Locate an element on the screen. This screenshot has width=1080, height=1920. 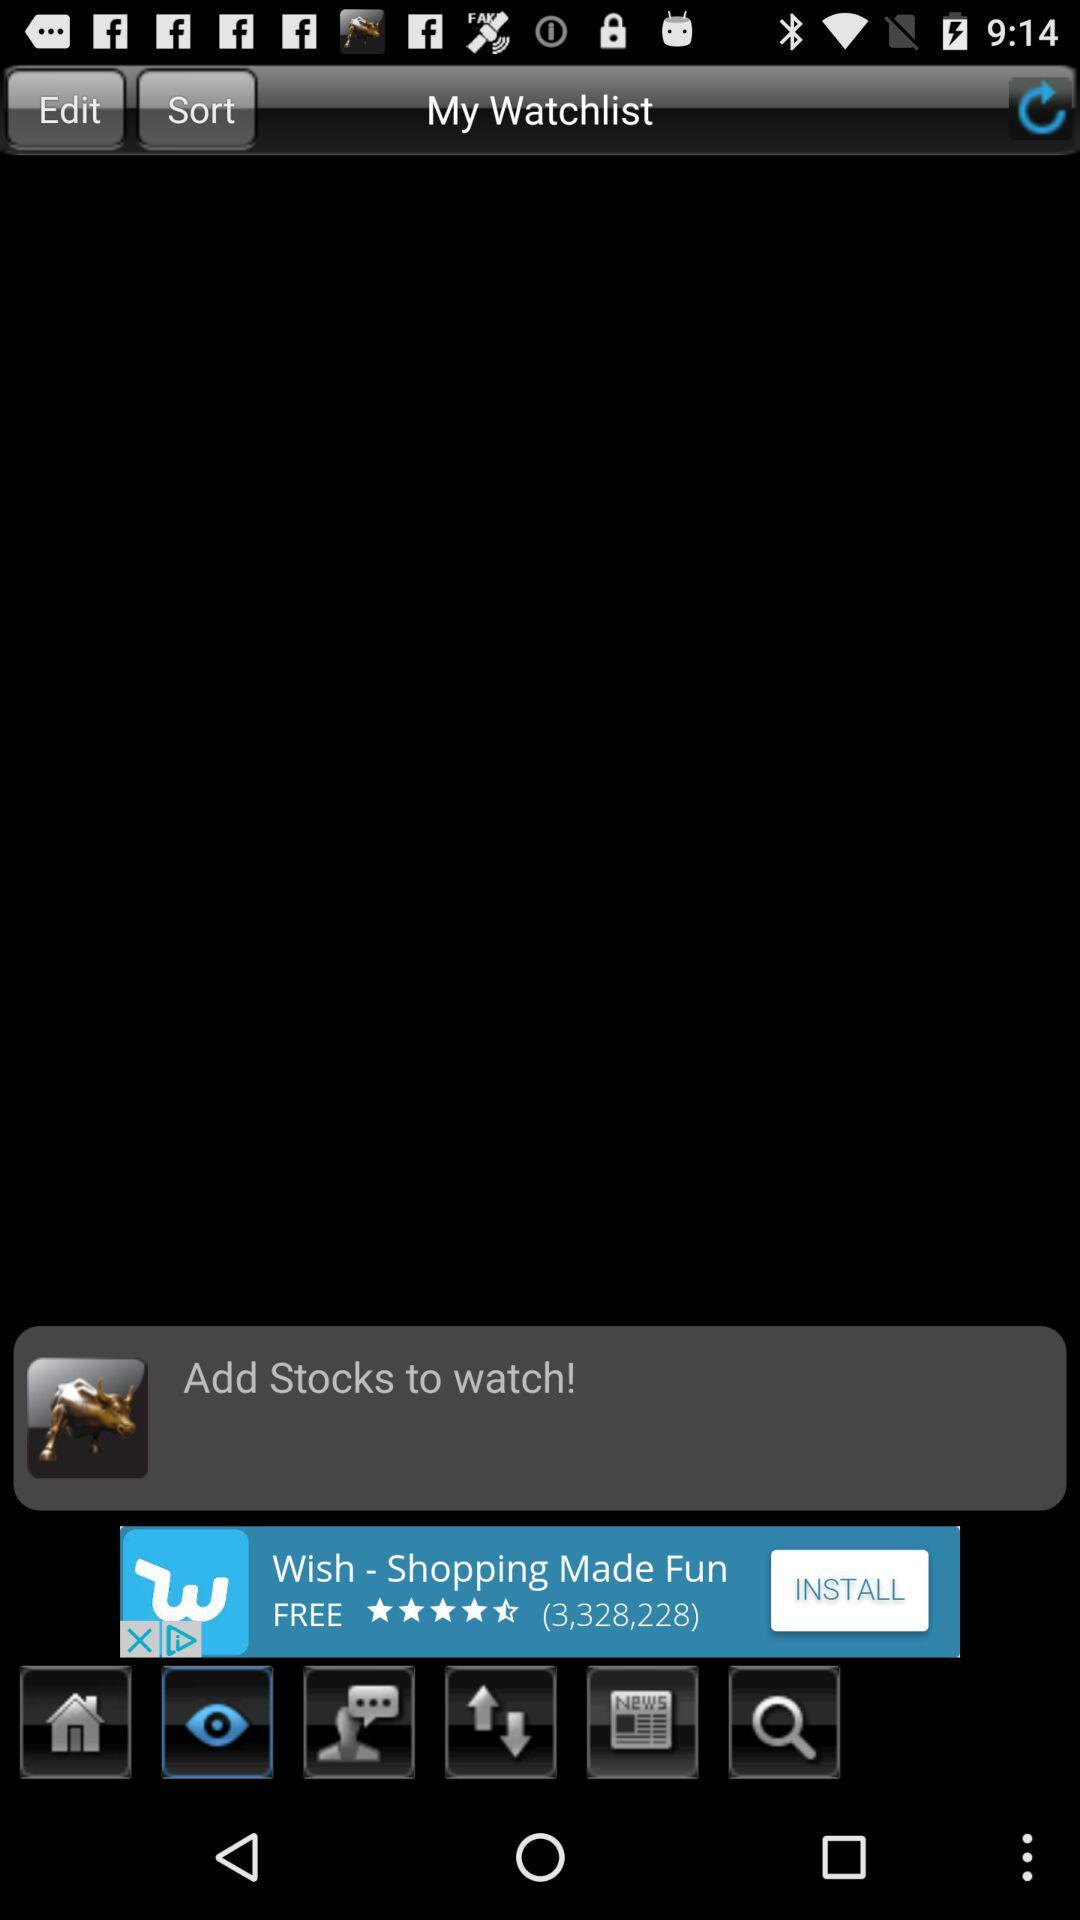
chris is located at coordinates (783, 1727).